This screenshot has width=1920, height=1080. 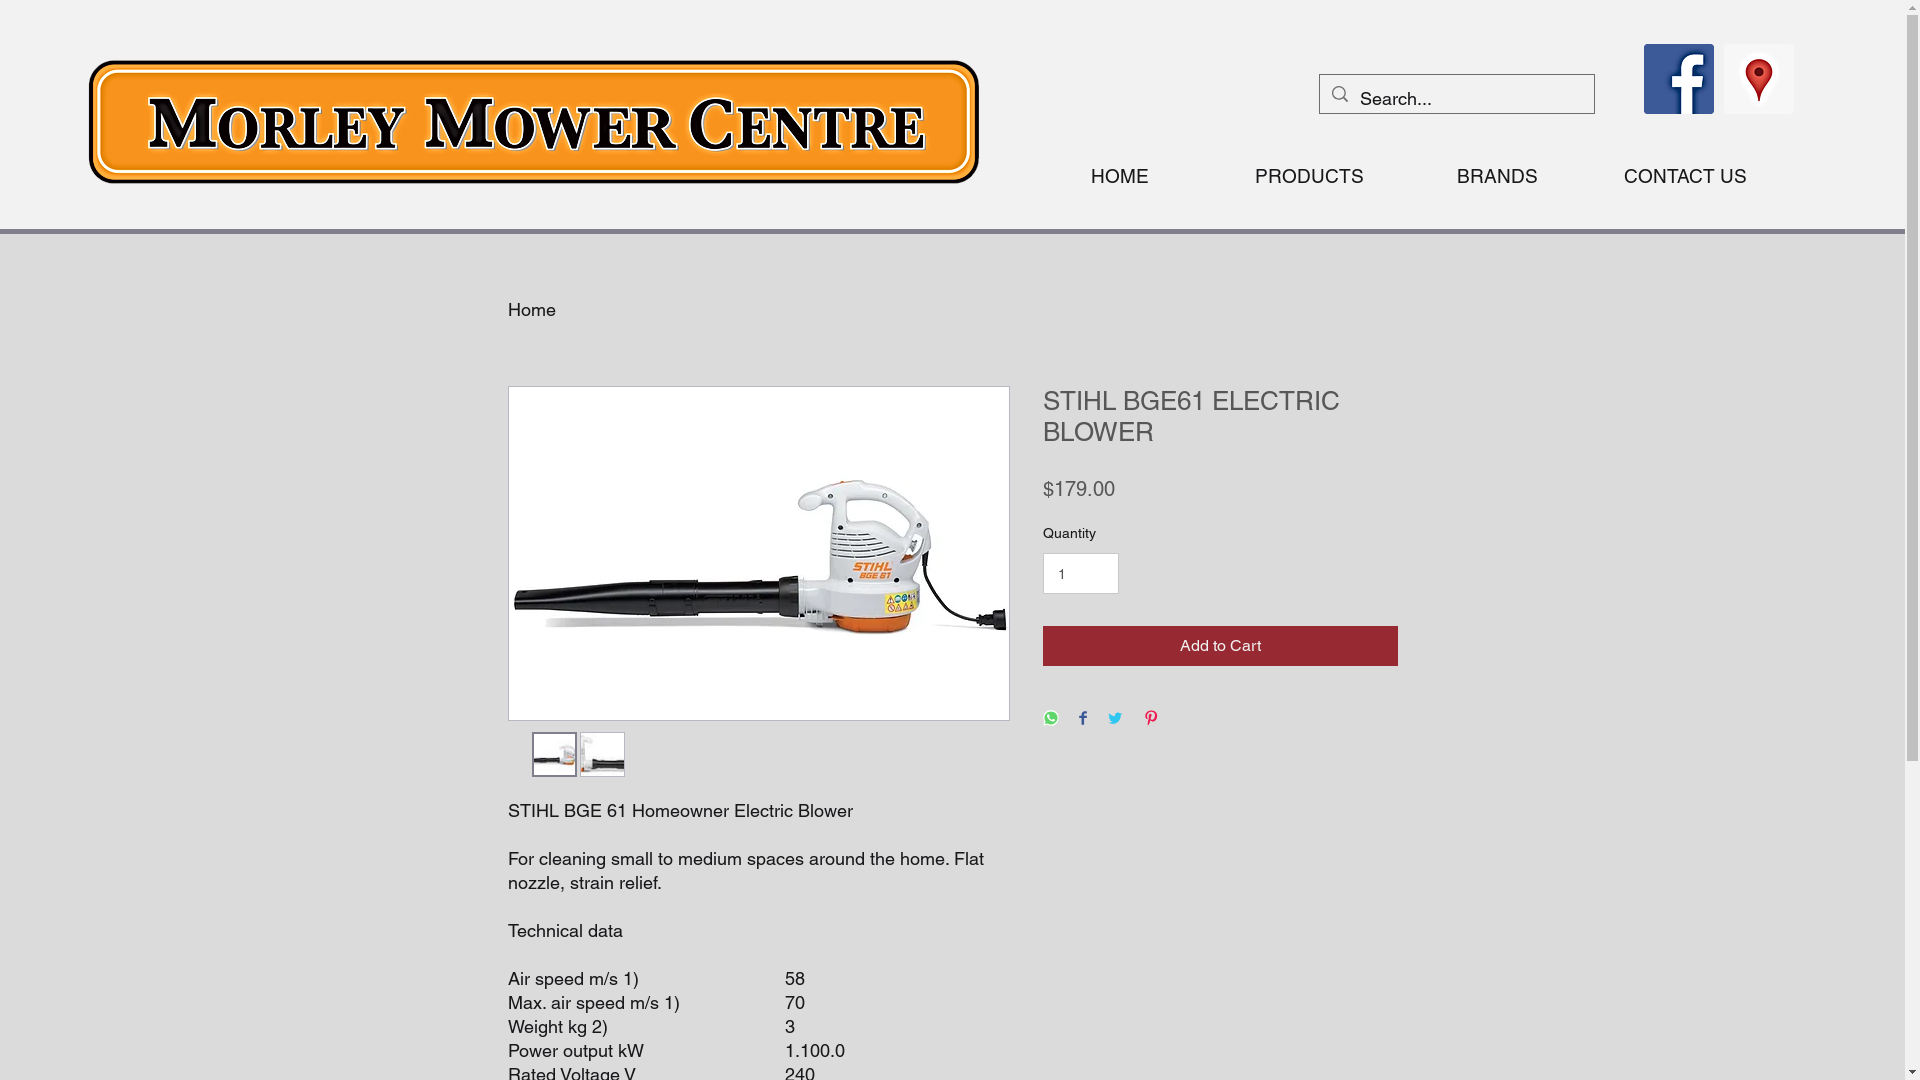 I want to click on 'CONTACT US', so click(x=1591, y=175).